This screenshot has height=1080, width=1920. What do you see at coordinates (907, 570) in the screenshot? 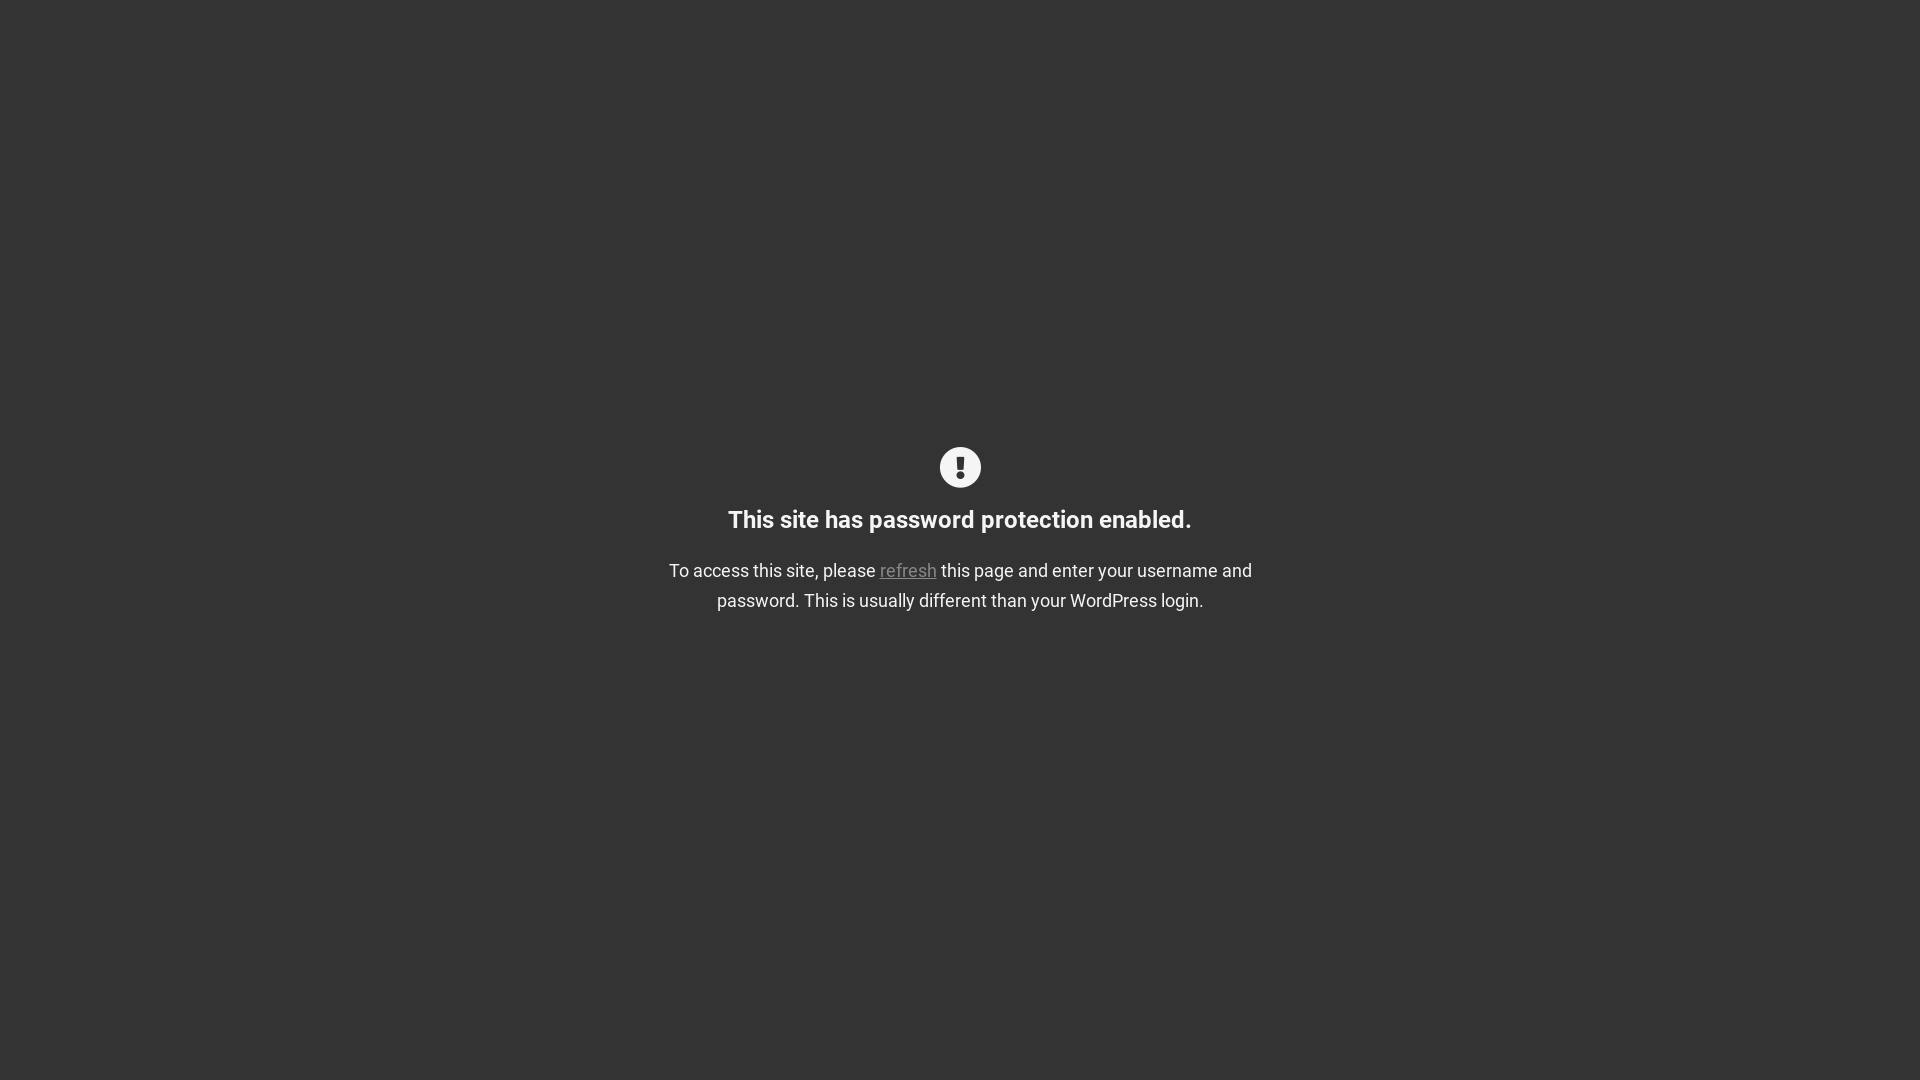
I see `'refresh'` at bounding box center [907, 570].